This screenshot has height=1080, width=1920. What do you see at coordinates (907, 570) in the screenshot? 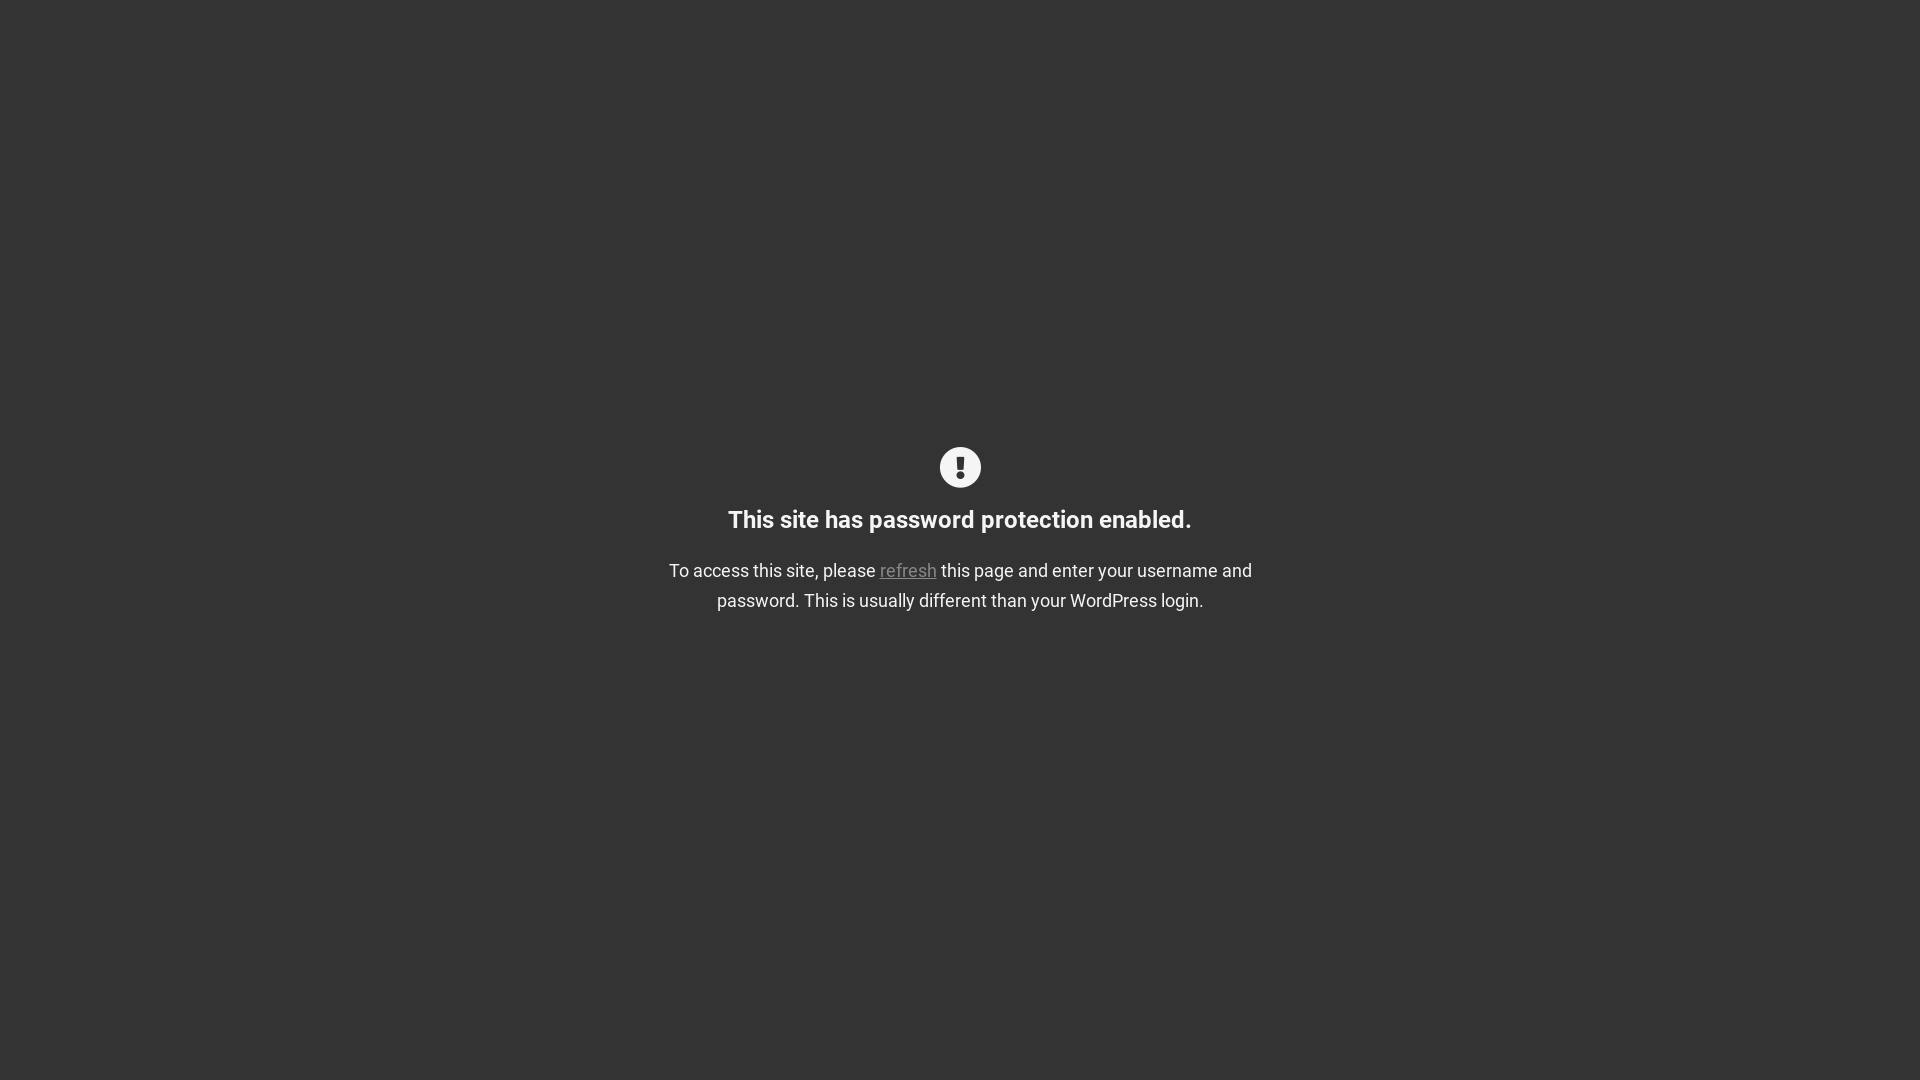
I see `'refresh'` at bounding box center [907, 570].